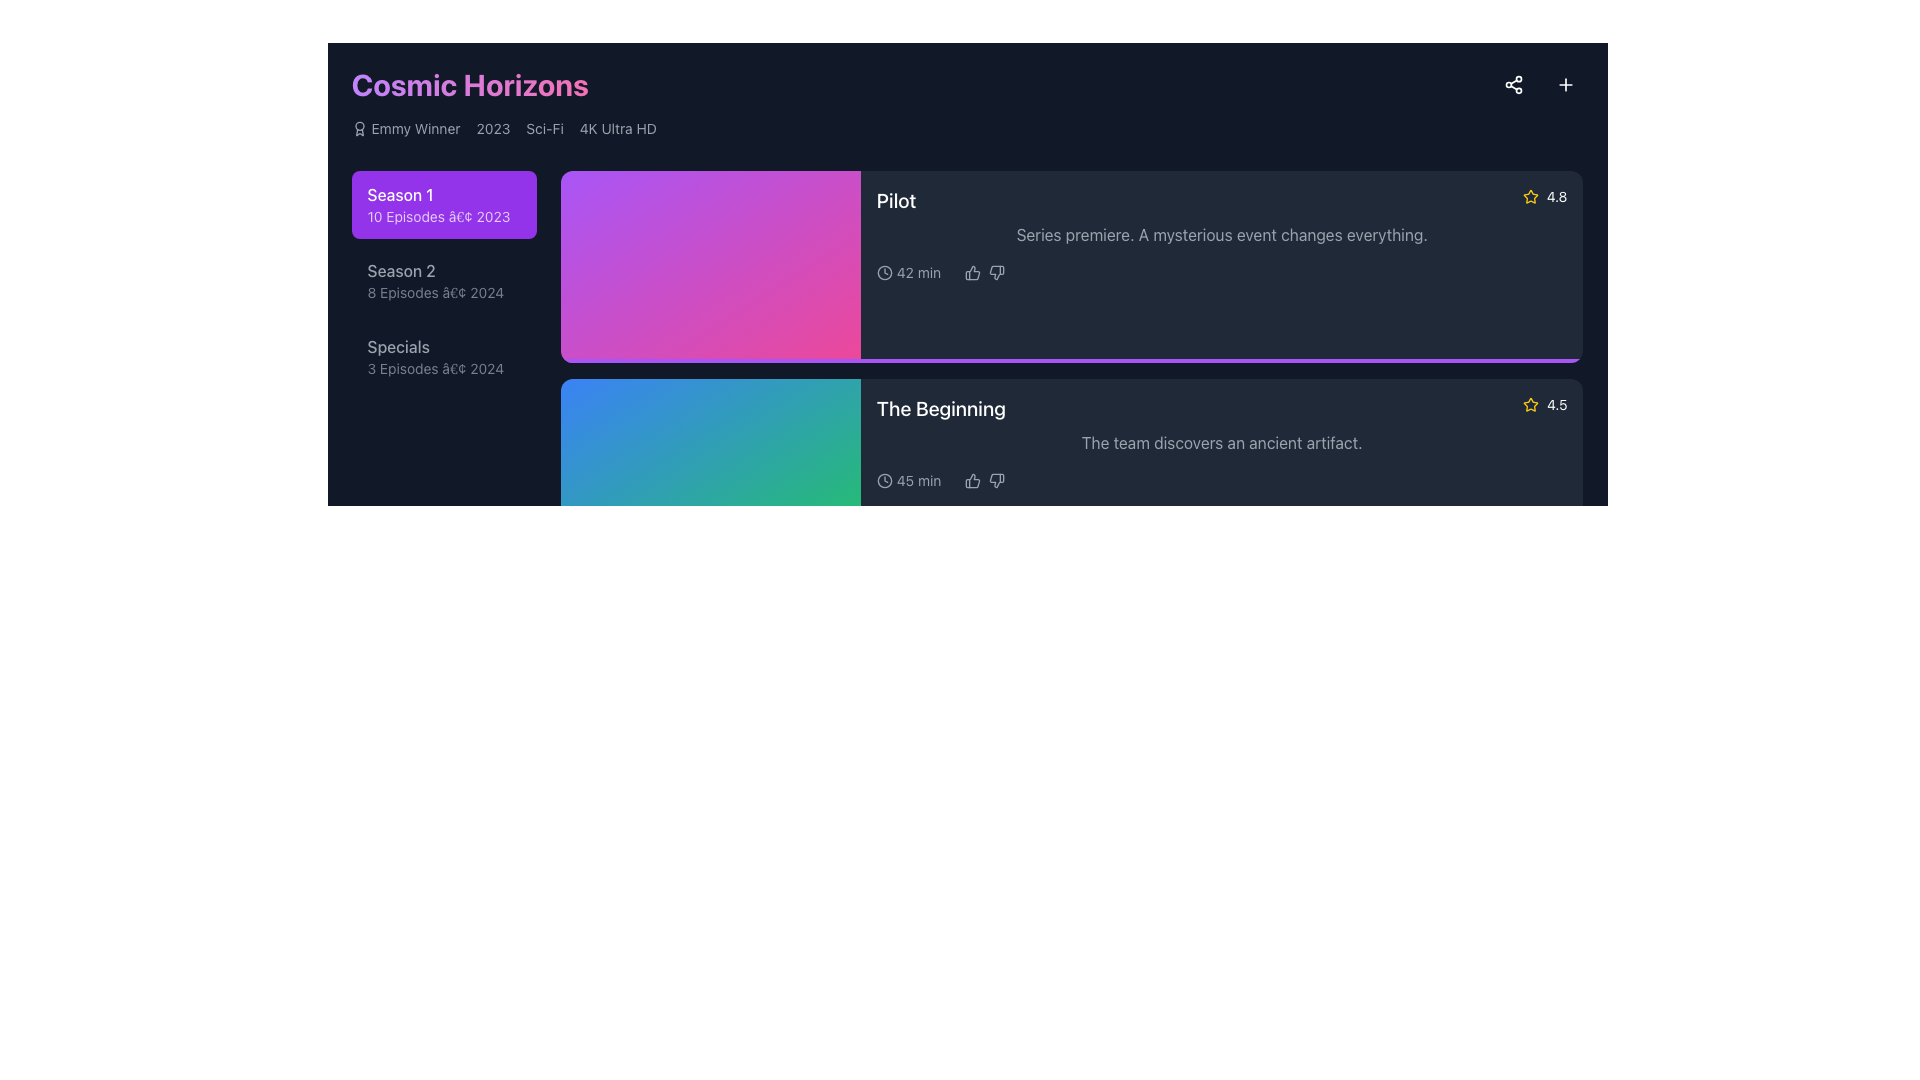 This screenshot has width=1920, height=1080. What do you see at coordinates (1544, 196) in the screenshot?
I see `the Rating indicator displaying a score of '4.8' for the item 'Pilot', located in the top-right corner of the card` at bounding box center [1544, 196].